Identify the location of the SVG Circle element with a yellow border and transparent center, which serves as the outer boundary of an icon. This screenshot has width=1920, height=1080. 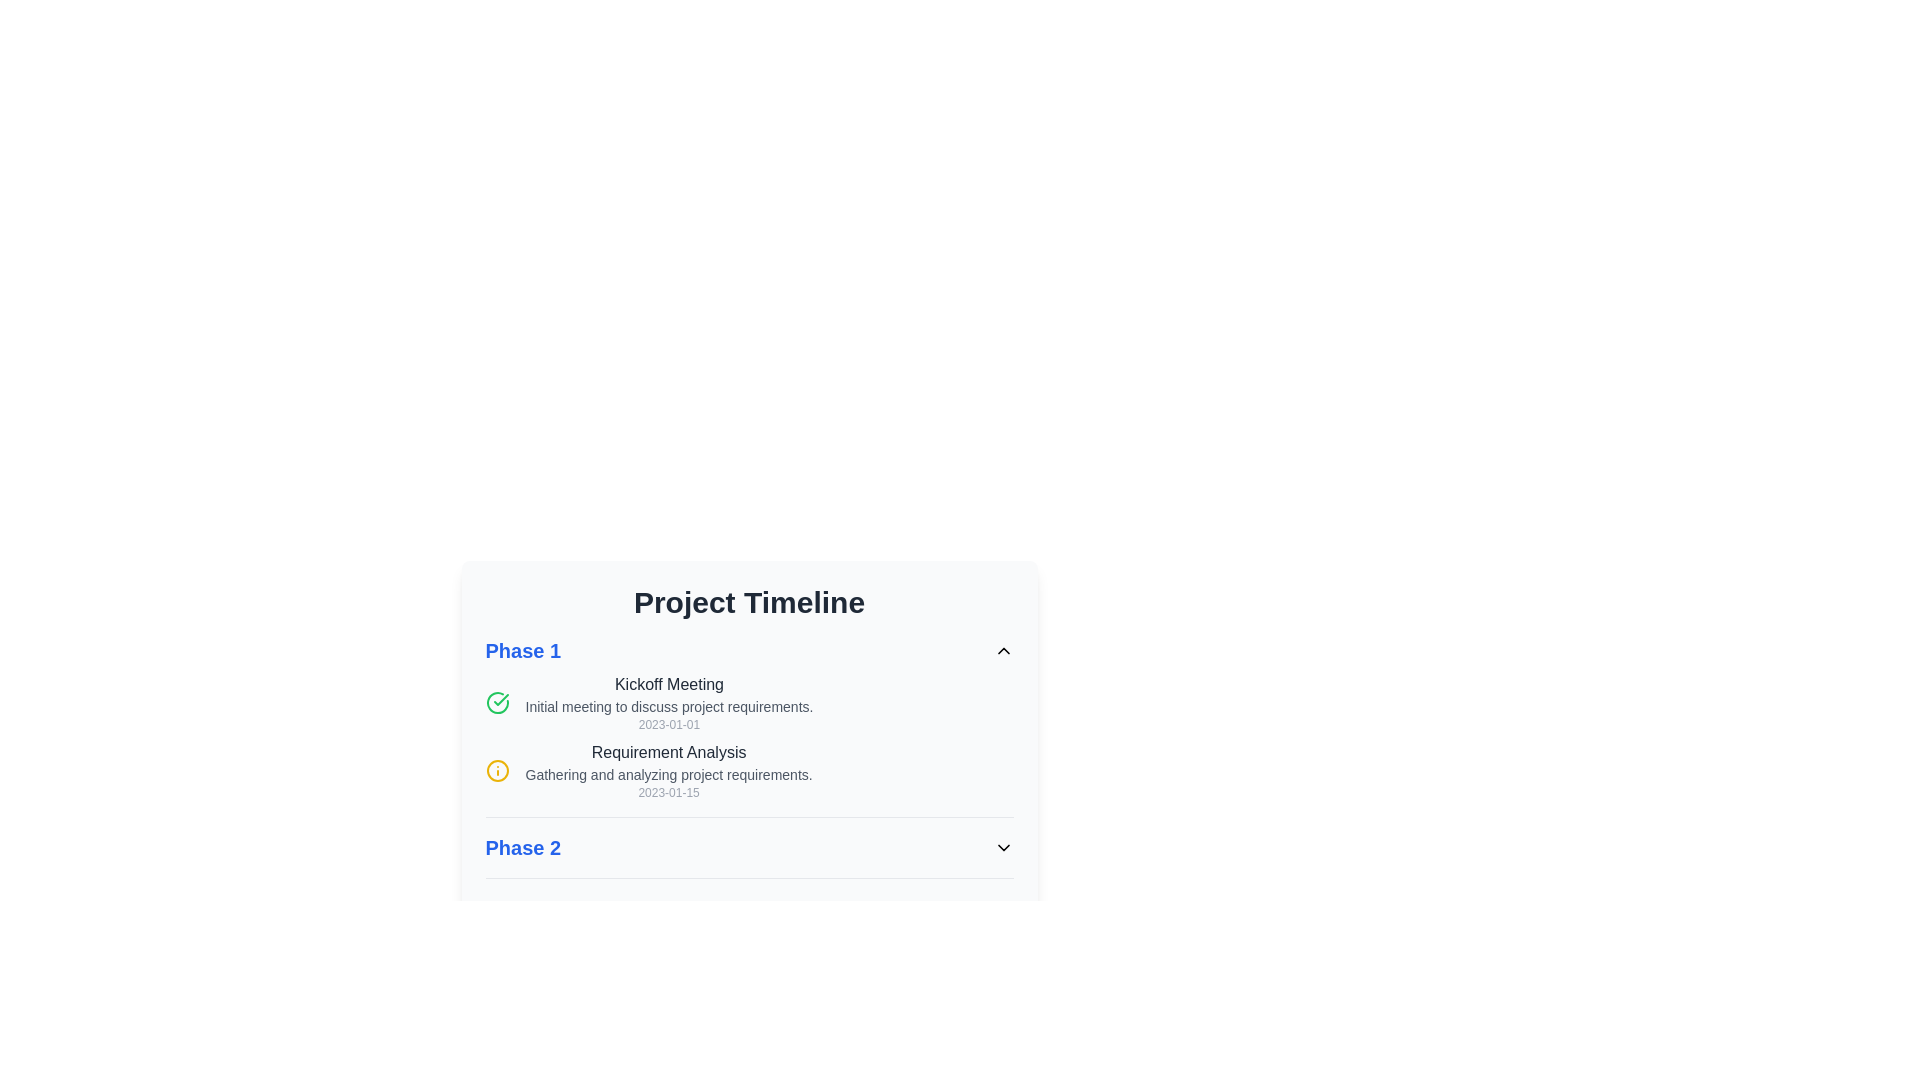
(497, 770).